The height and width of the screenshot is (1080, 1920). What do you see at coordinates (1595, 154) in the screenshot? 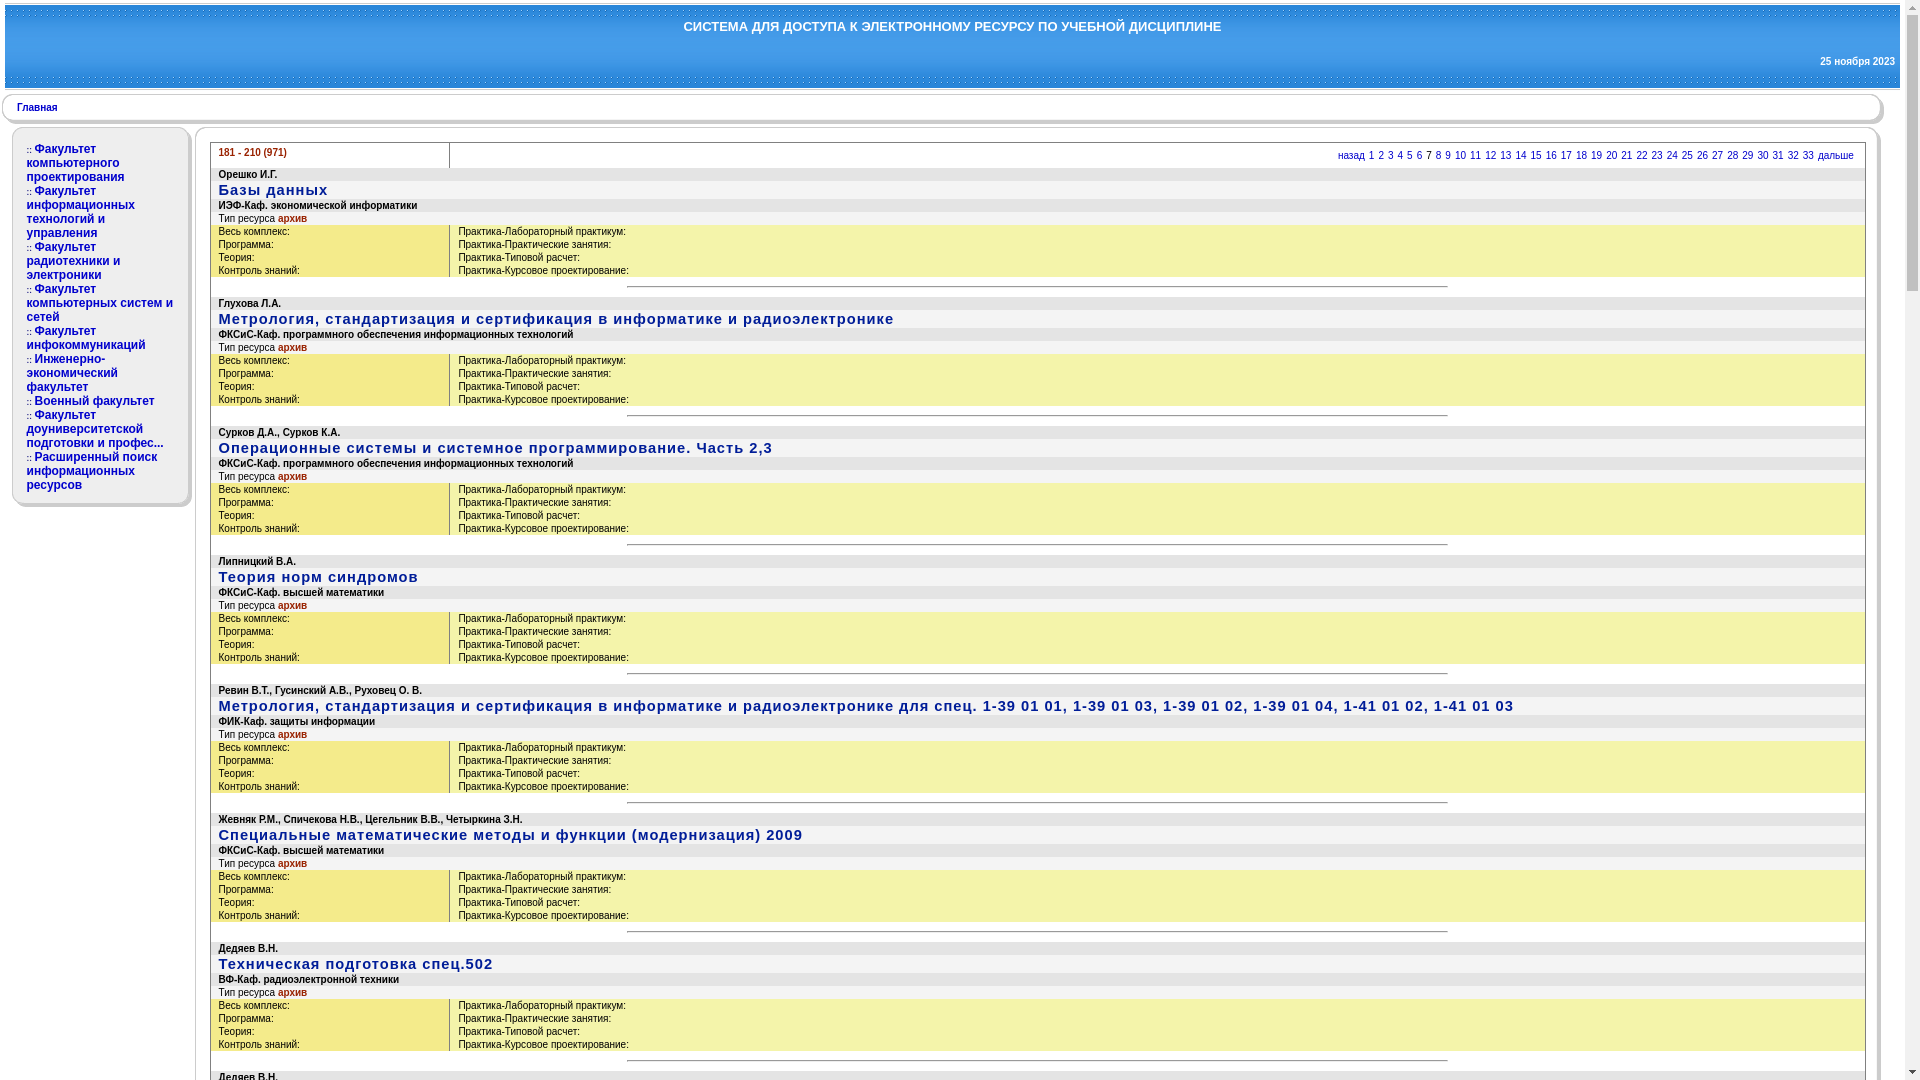
I see `'19'` at bounding box center [1595, 154].